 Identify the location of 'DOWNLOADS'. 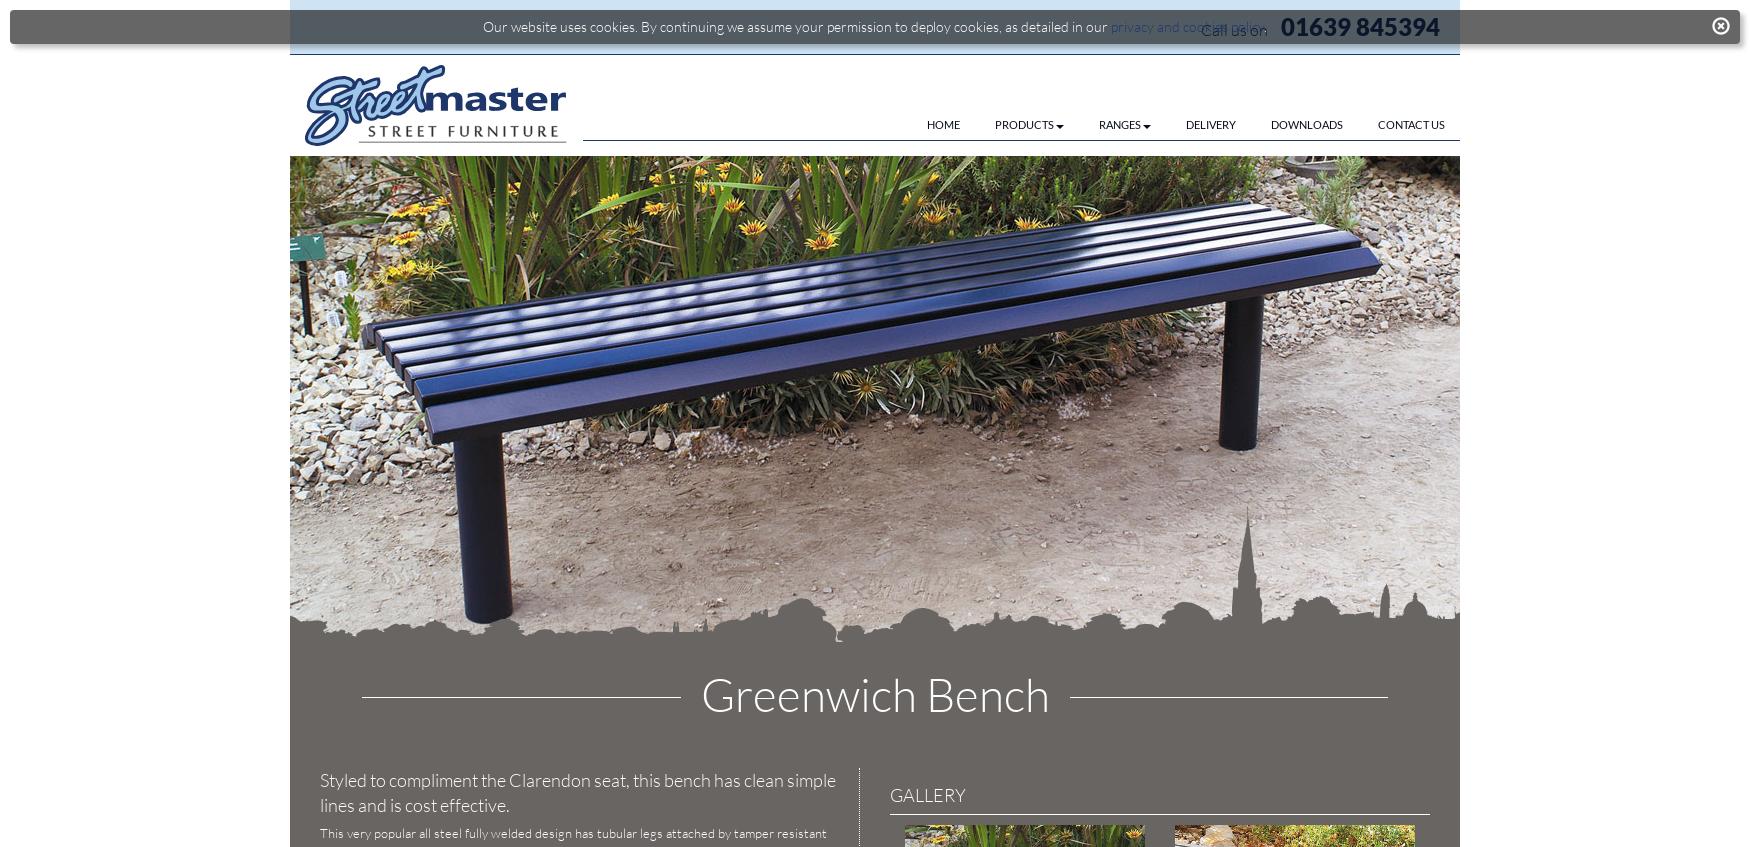
(1270, 123).